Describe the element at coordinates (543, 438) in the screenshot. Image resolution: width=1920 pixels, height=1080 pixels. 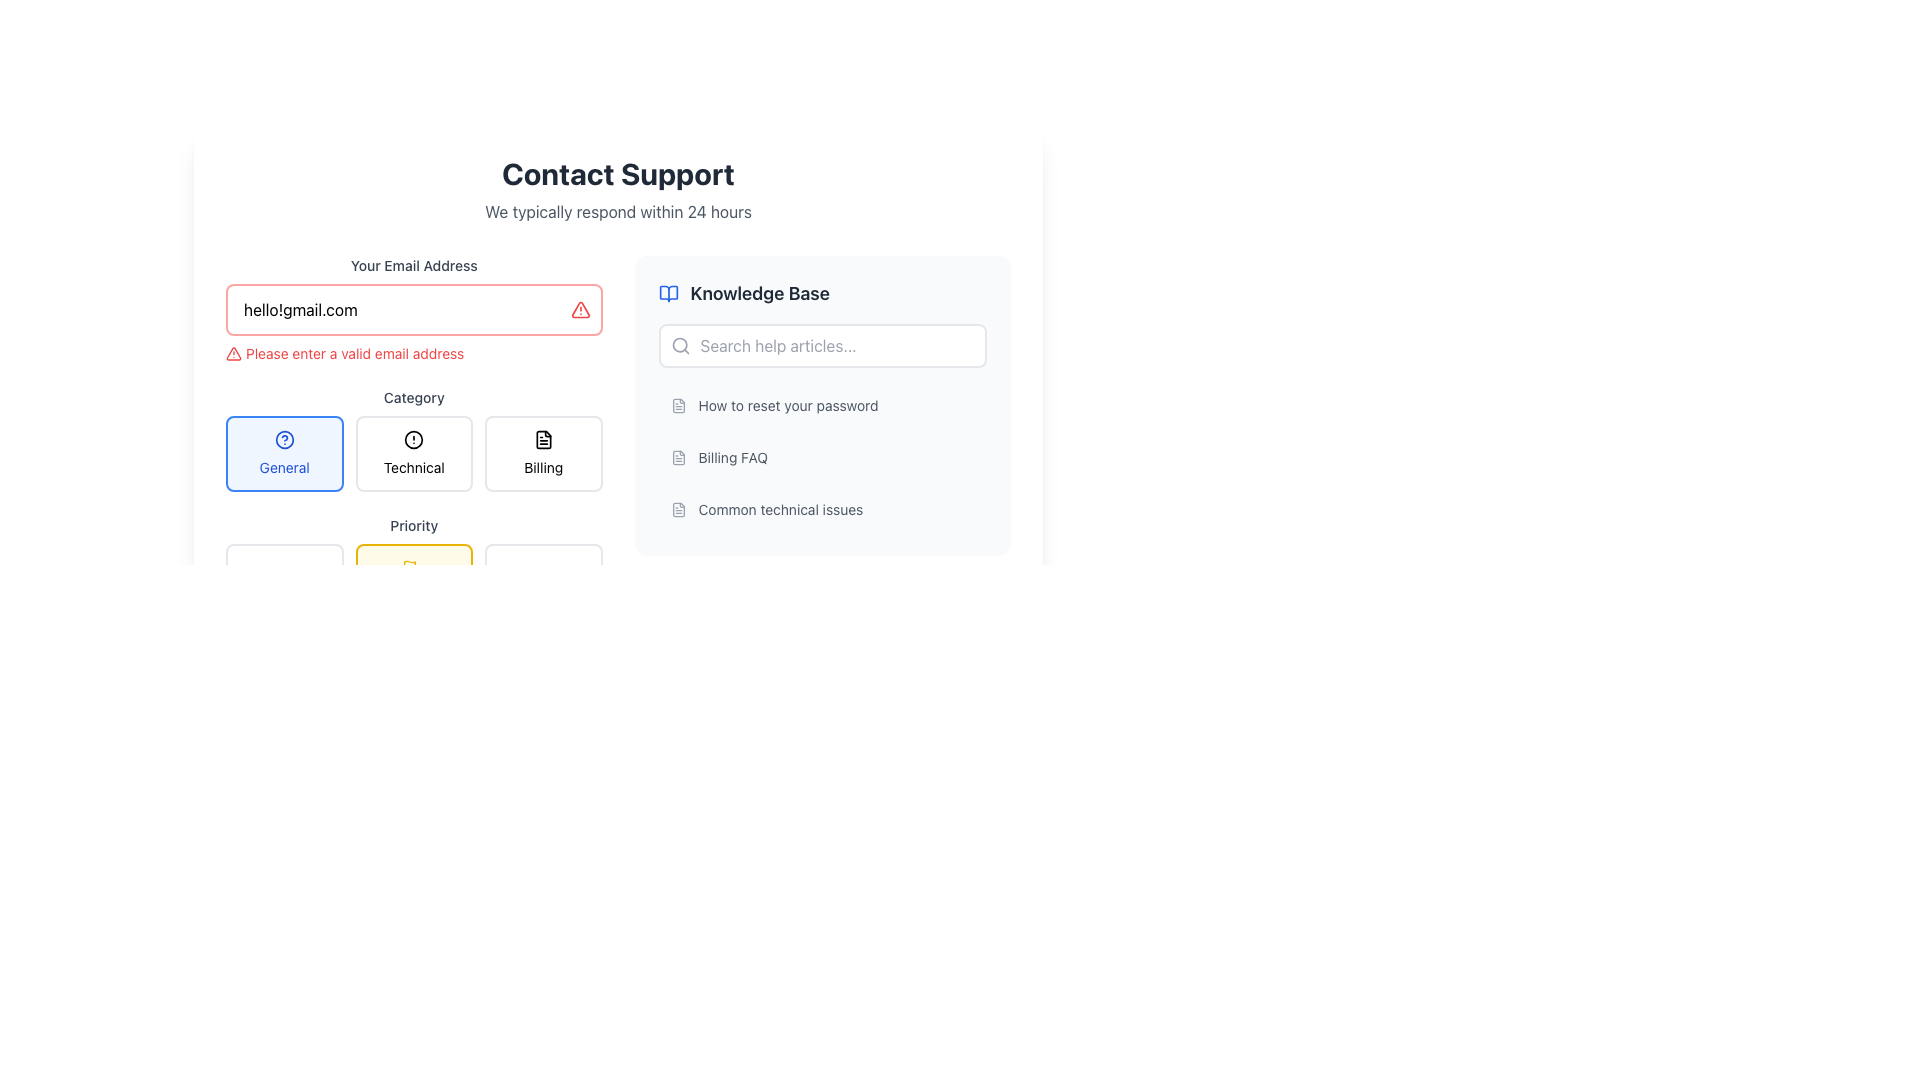
I see `the document icon, which is styled with lines representing text and a folded corner, located inside the 'Billing' button in the third position among the category buttons` at that location.